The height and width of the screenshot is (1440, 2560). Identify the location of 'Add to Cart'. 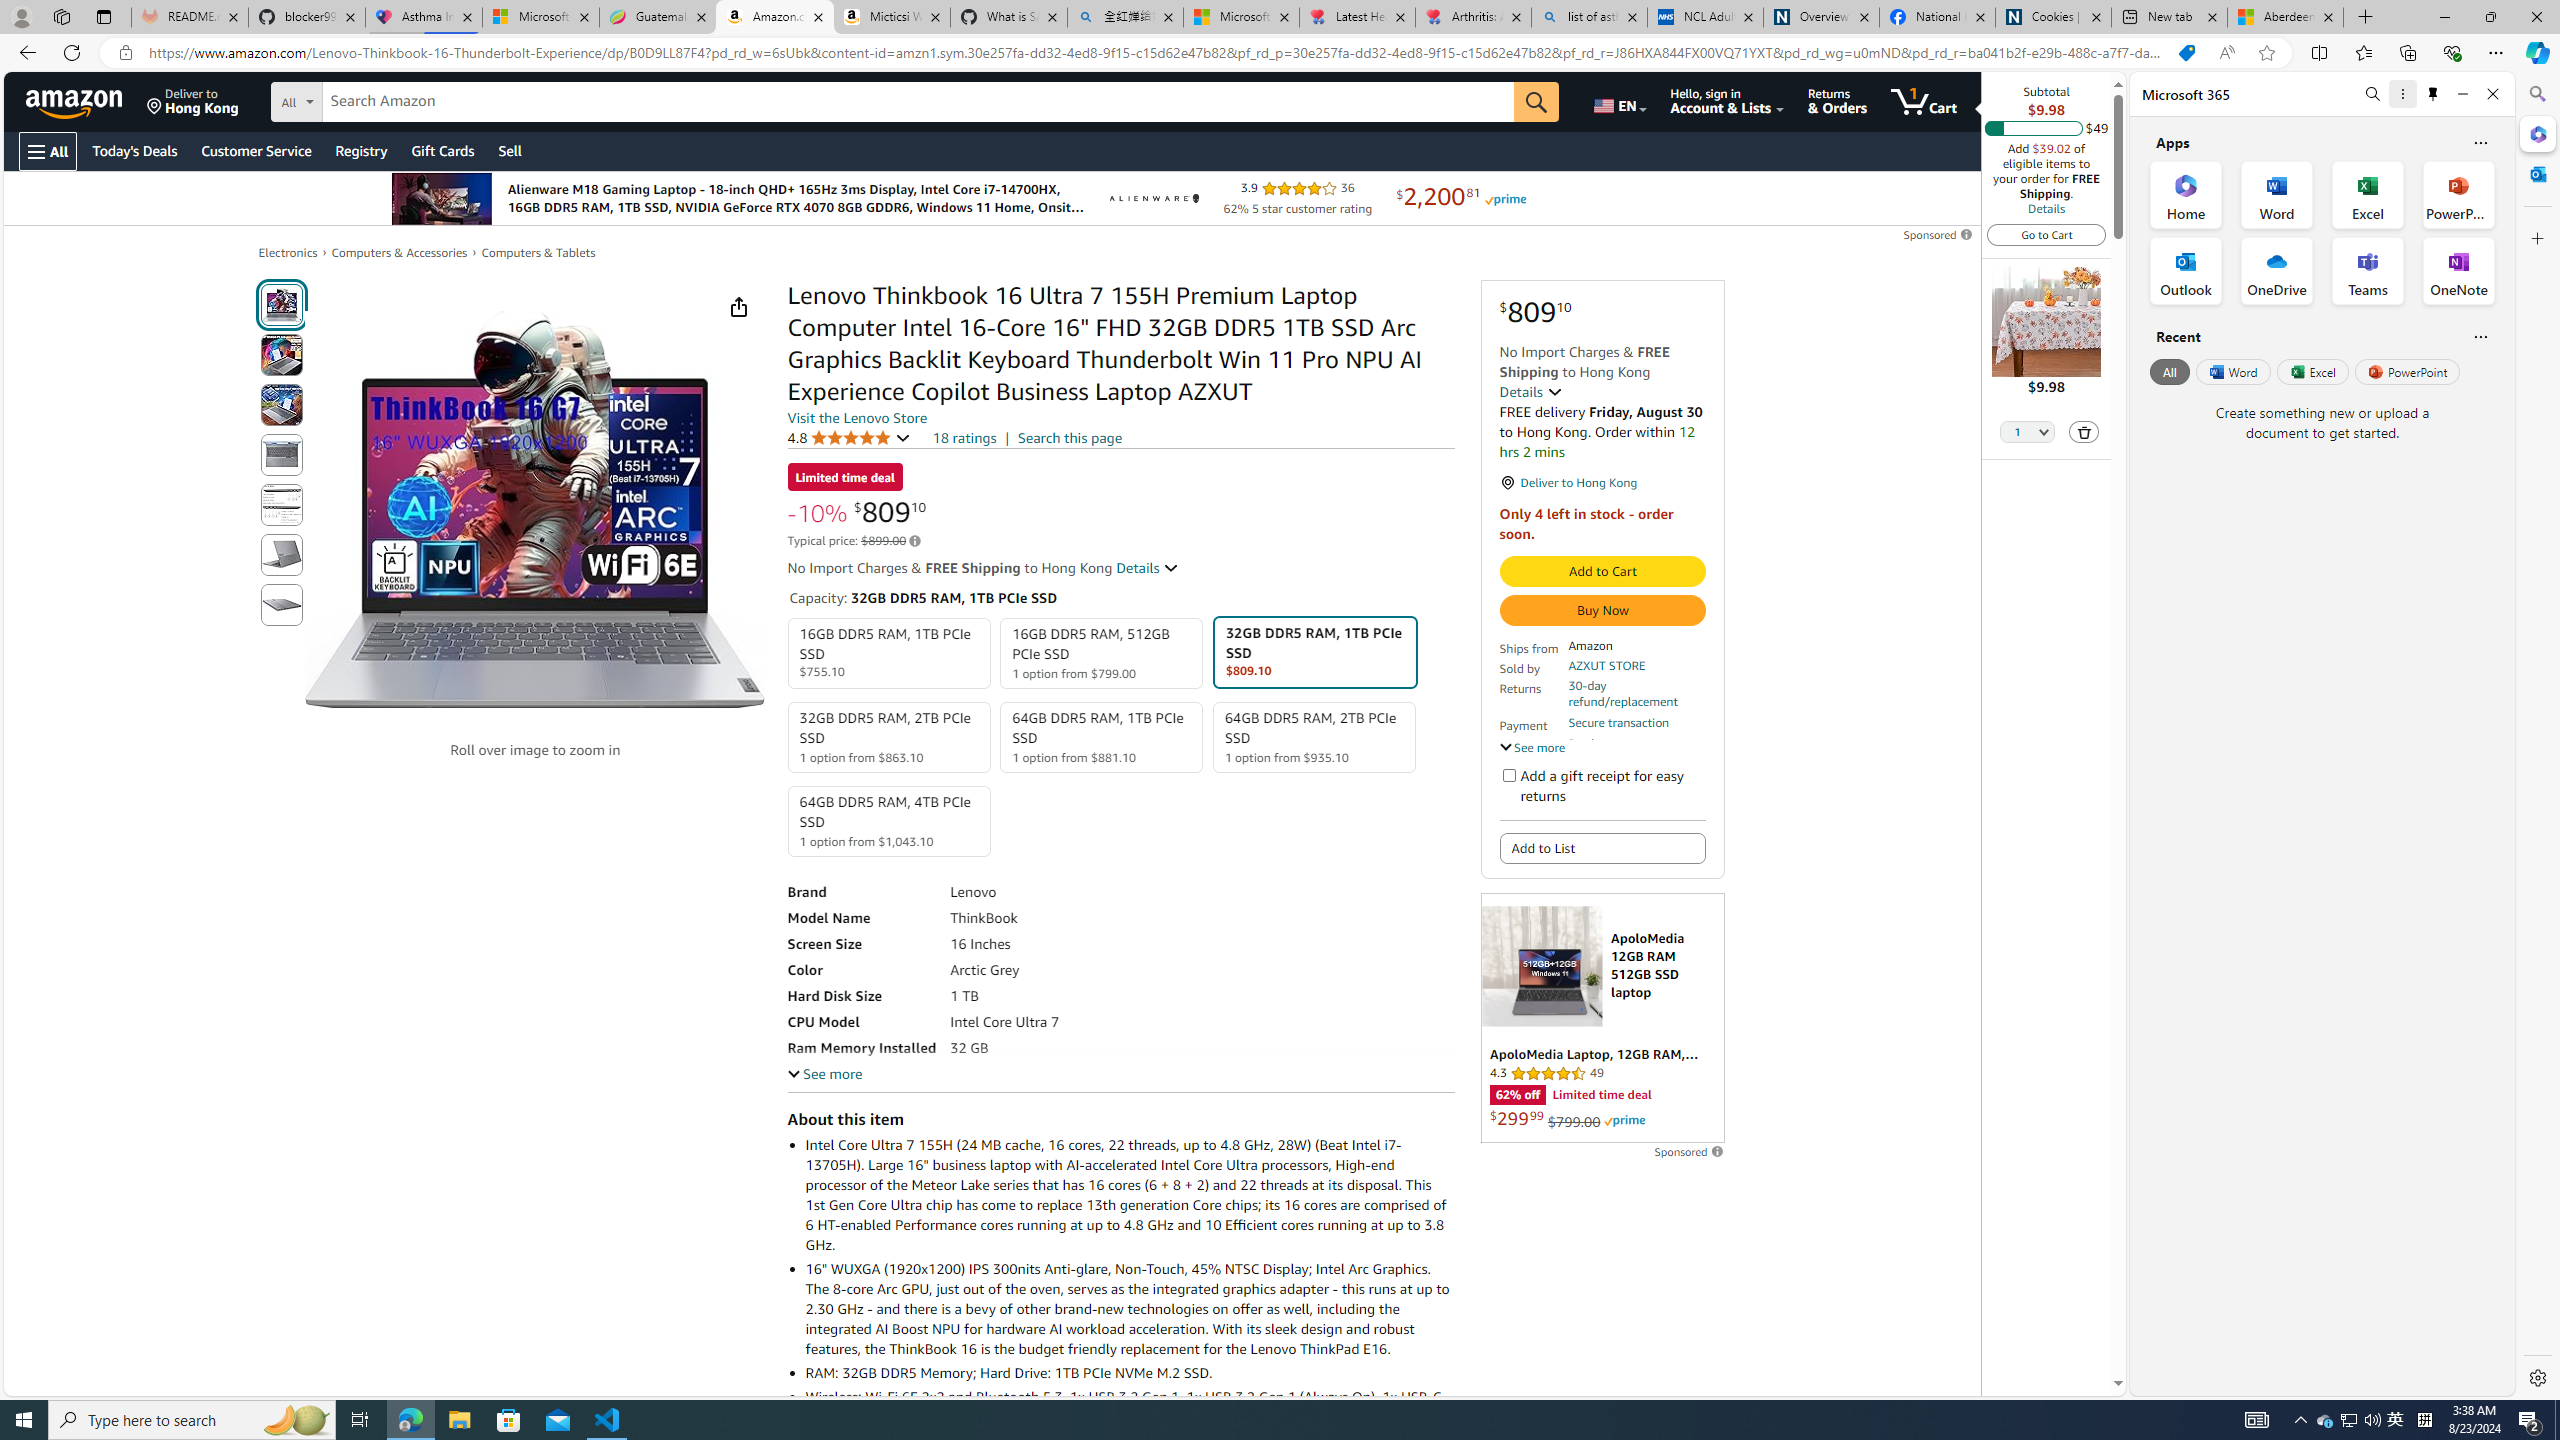
(1602, 570).